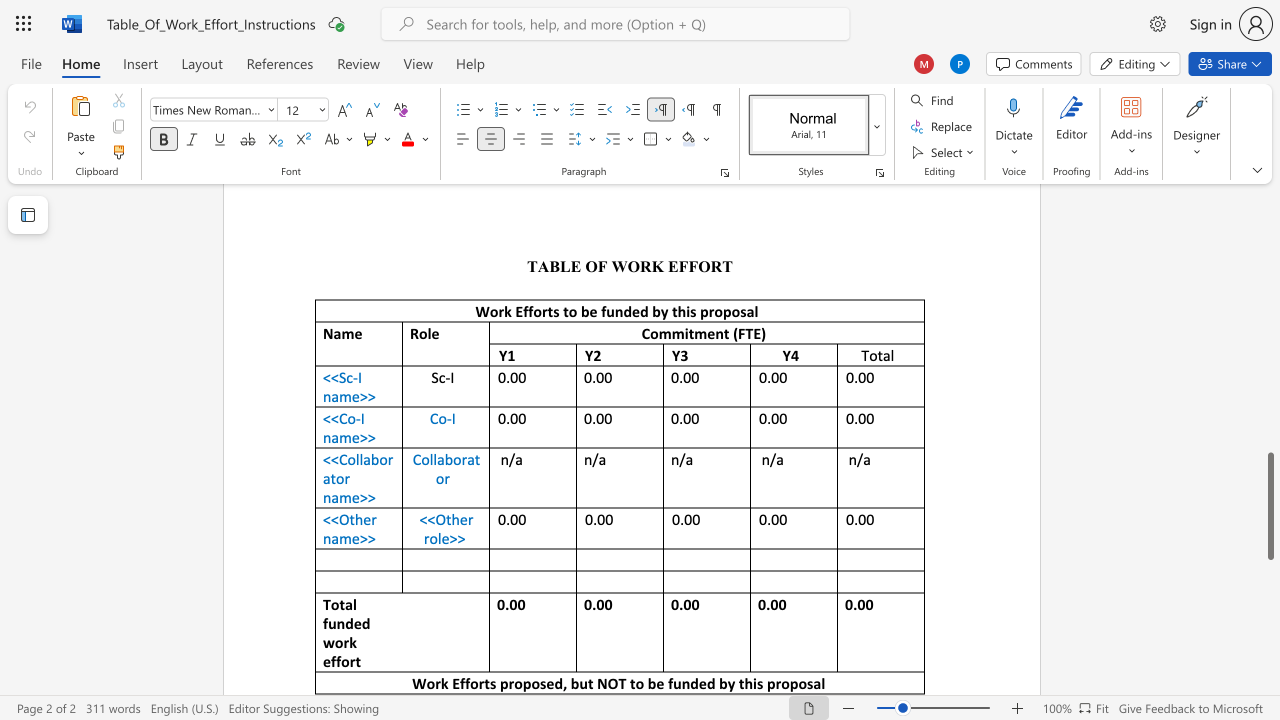 This screenshot has width=1280, height=720. Describe the element at coordinates (1269, 248) in the screenshot. I see `the scrollbar on the side` at that location.